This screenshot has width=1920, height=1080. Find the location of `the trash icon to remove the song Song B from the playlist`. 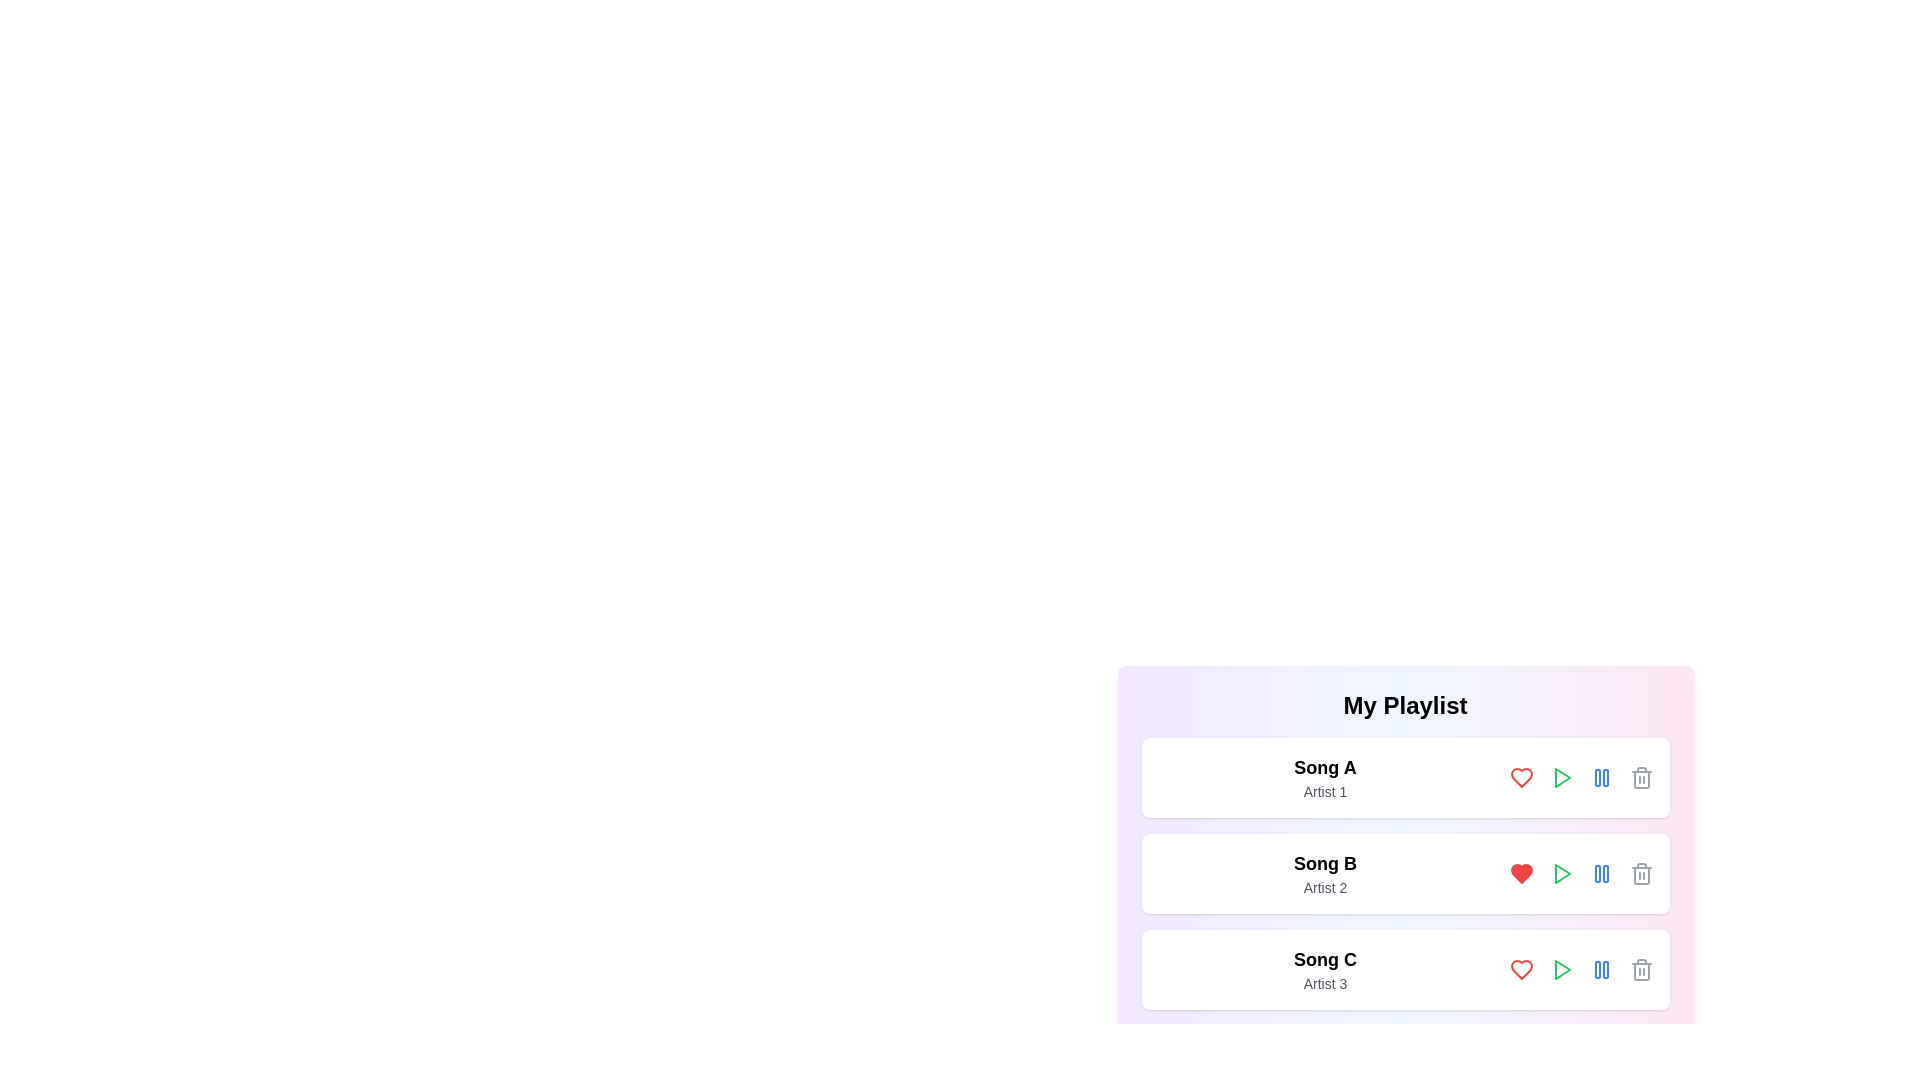

the trash icon to remove the song Song B from the playlist is located at coordinates (1641, 873).